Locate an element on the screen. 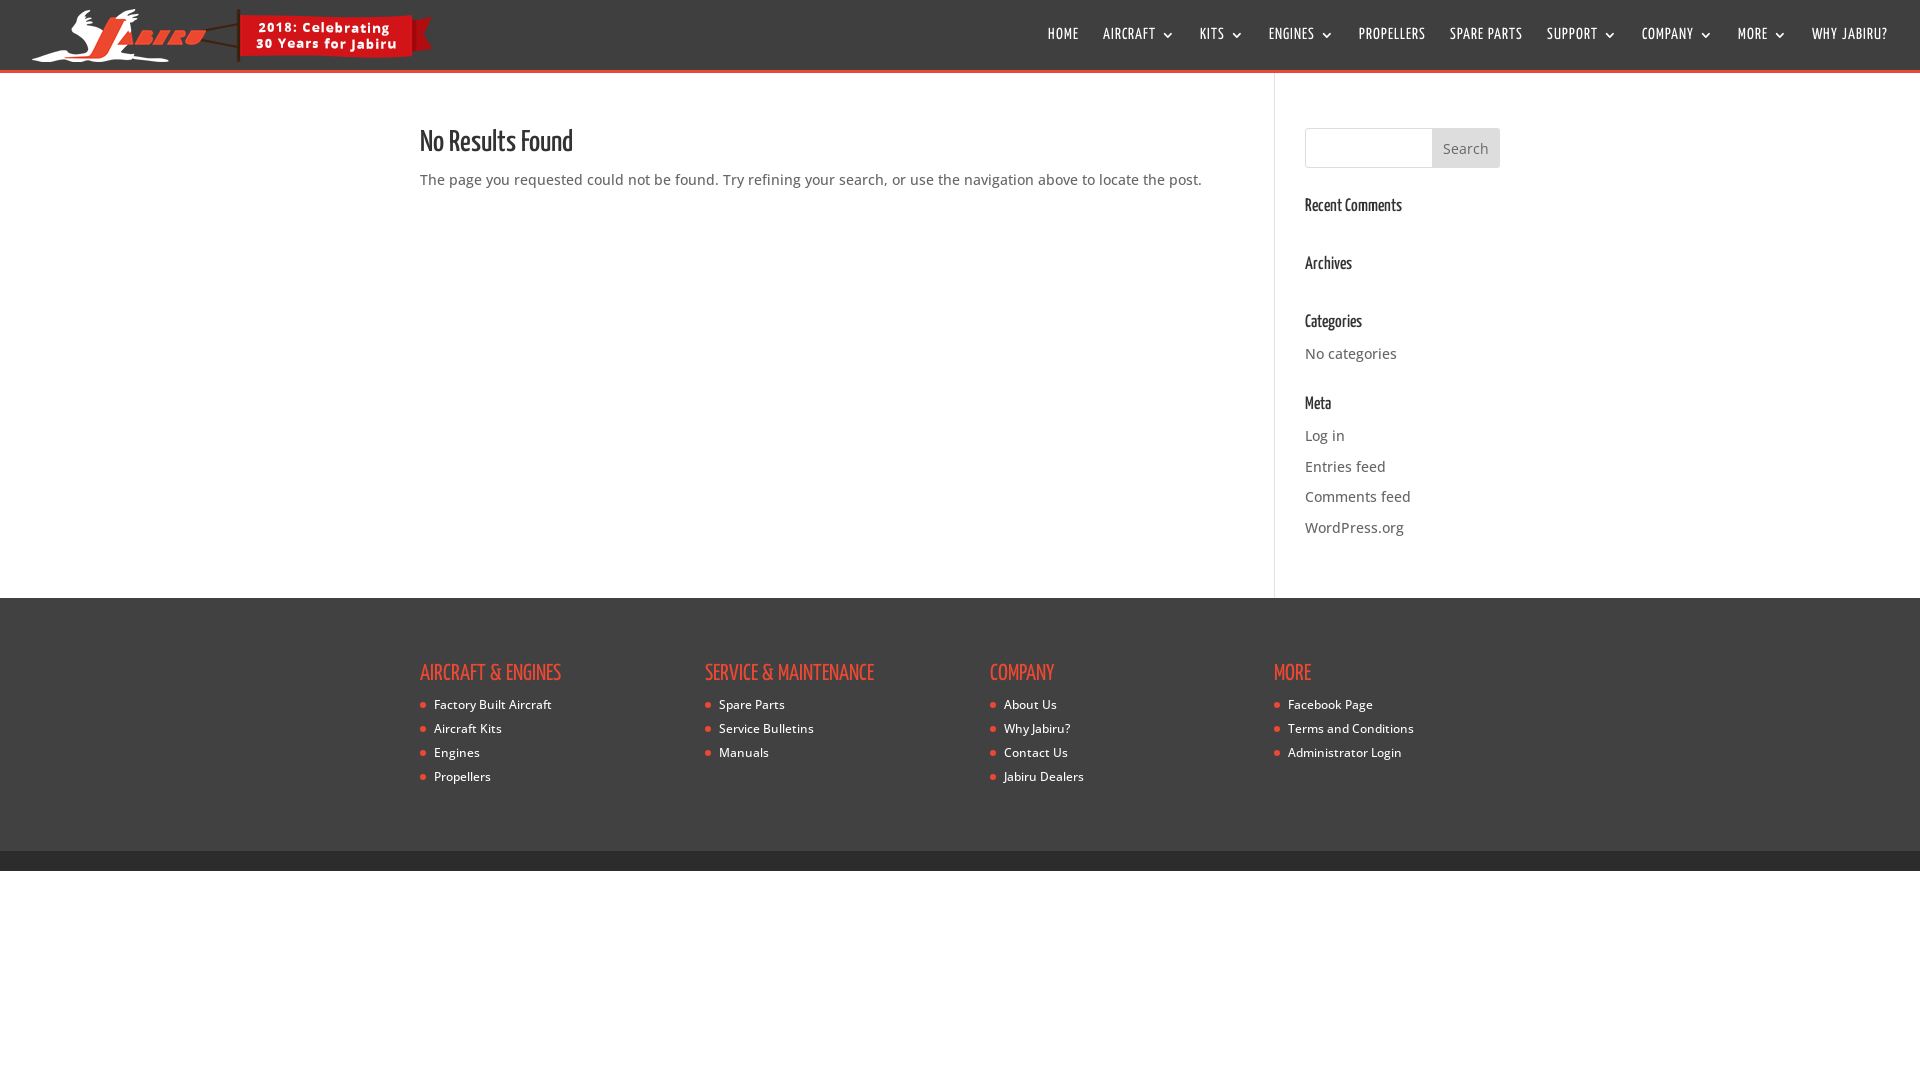  'About Us' is located at coordinates (1030, 703).